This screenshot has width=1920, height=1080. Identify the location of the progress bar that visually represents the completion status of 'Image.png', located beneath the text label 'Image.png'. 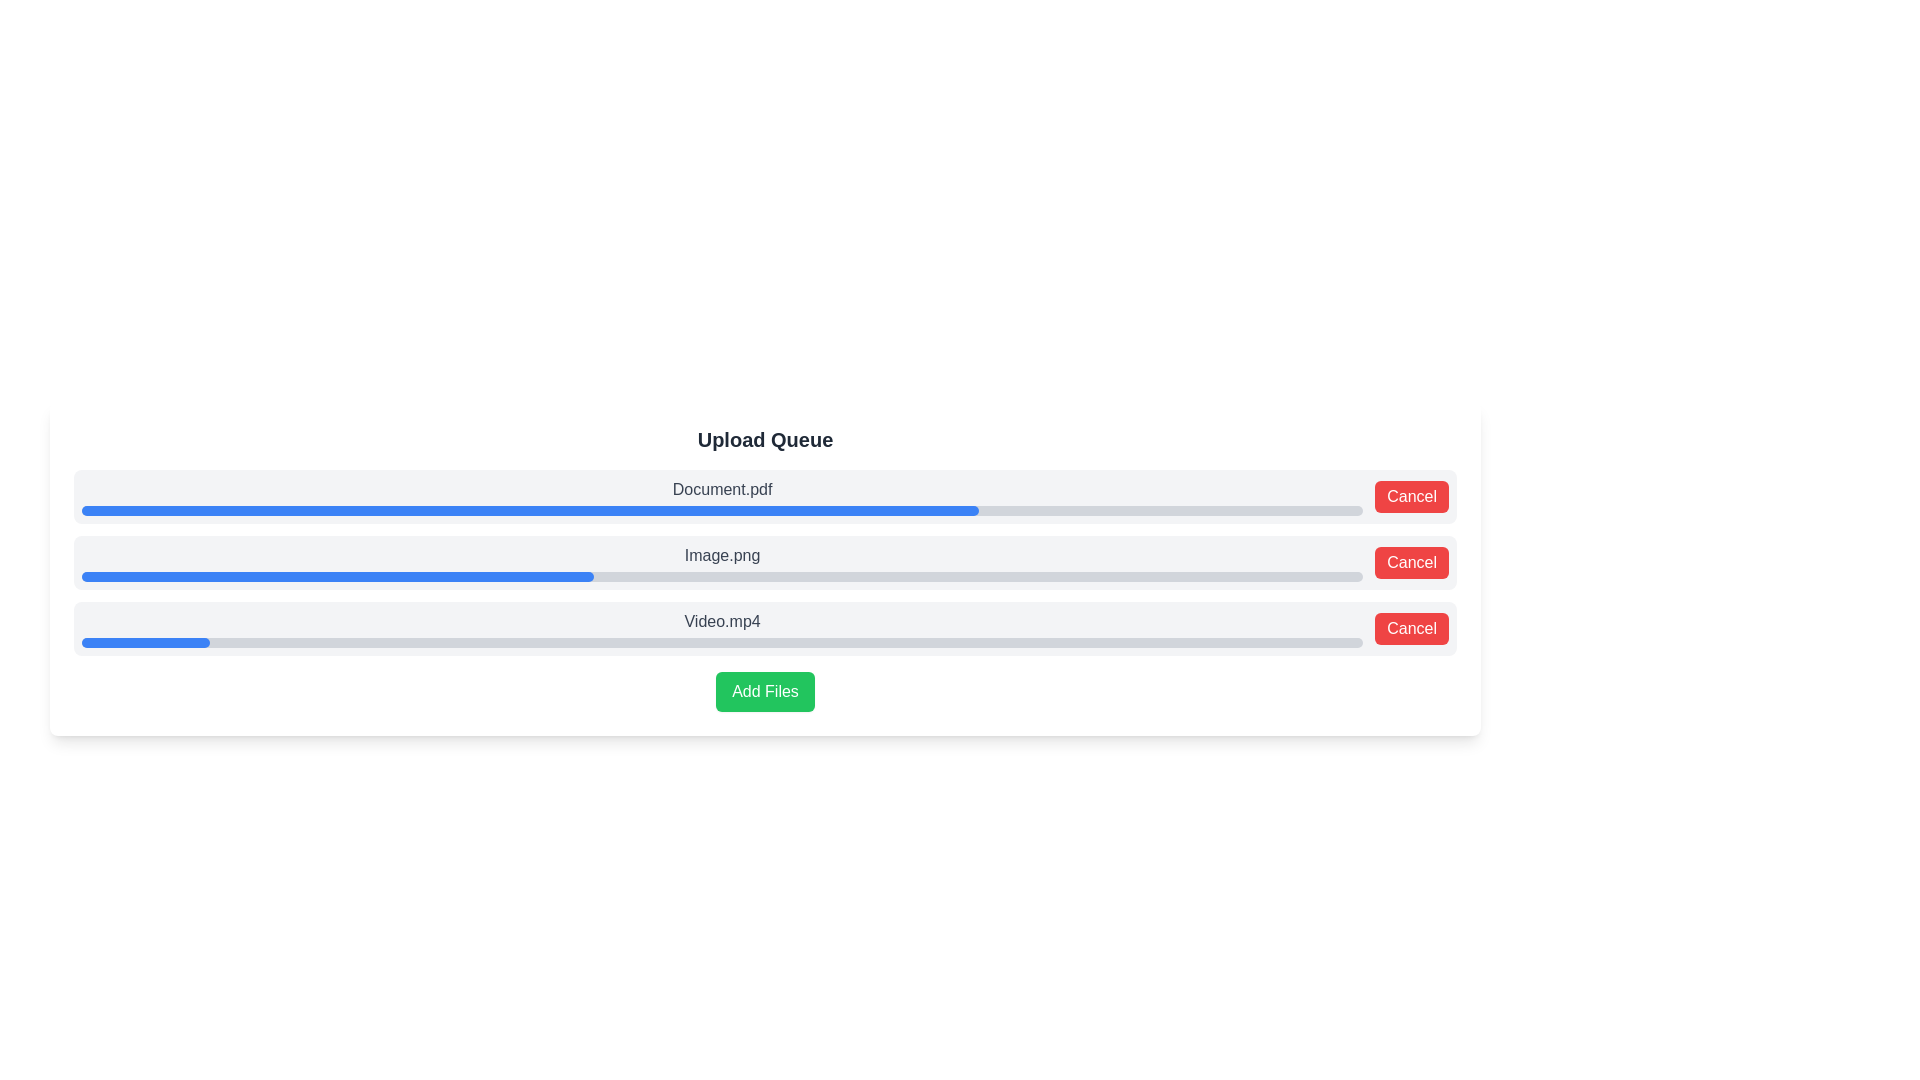
(721, 577).